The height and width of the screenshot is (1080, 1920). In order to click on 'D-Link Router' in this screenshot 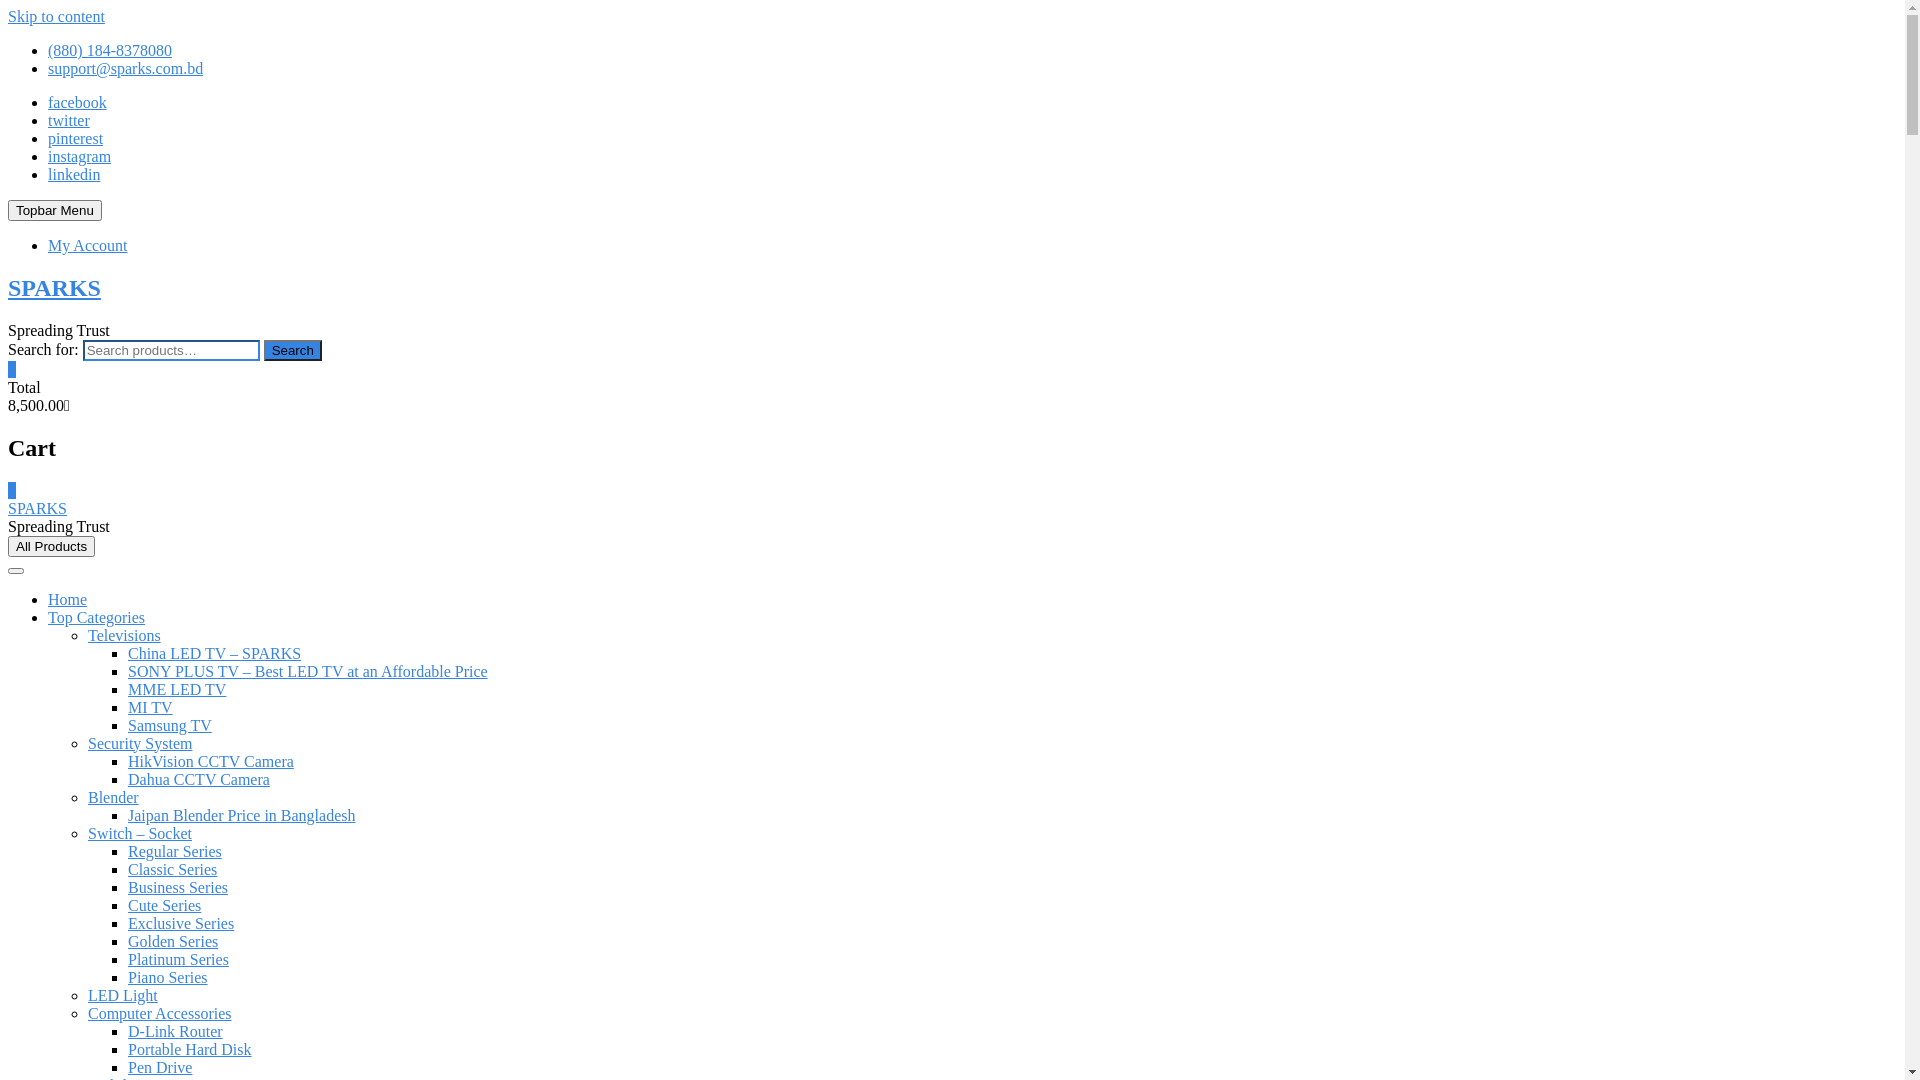, I will do `click(175, 1031)`.